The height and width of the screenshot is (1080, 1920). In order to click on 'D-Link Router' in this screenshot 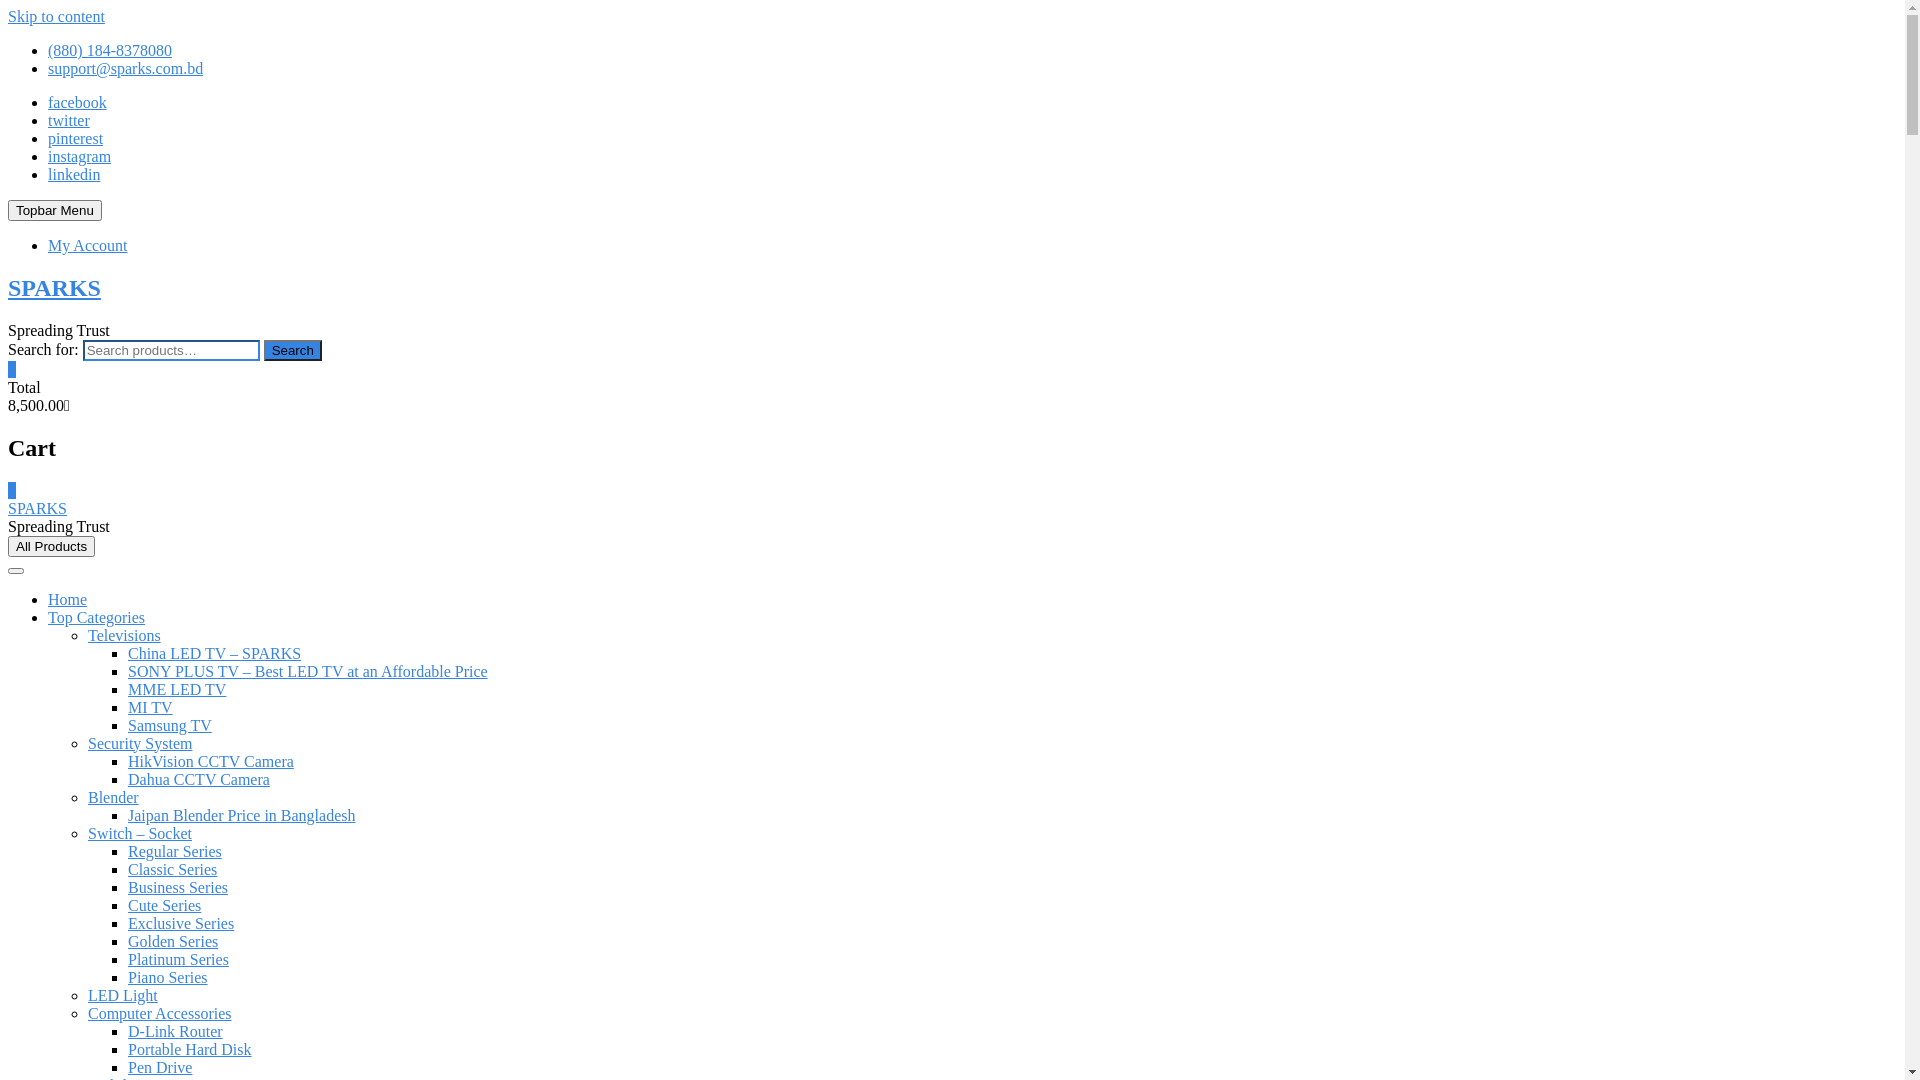, I will do `click(175, 1031)`.